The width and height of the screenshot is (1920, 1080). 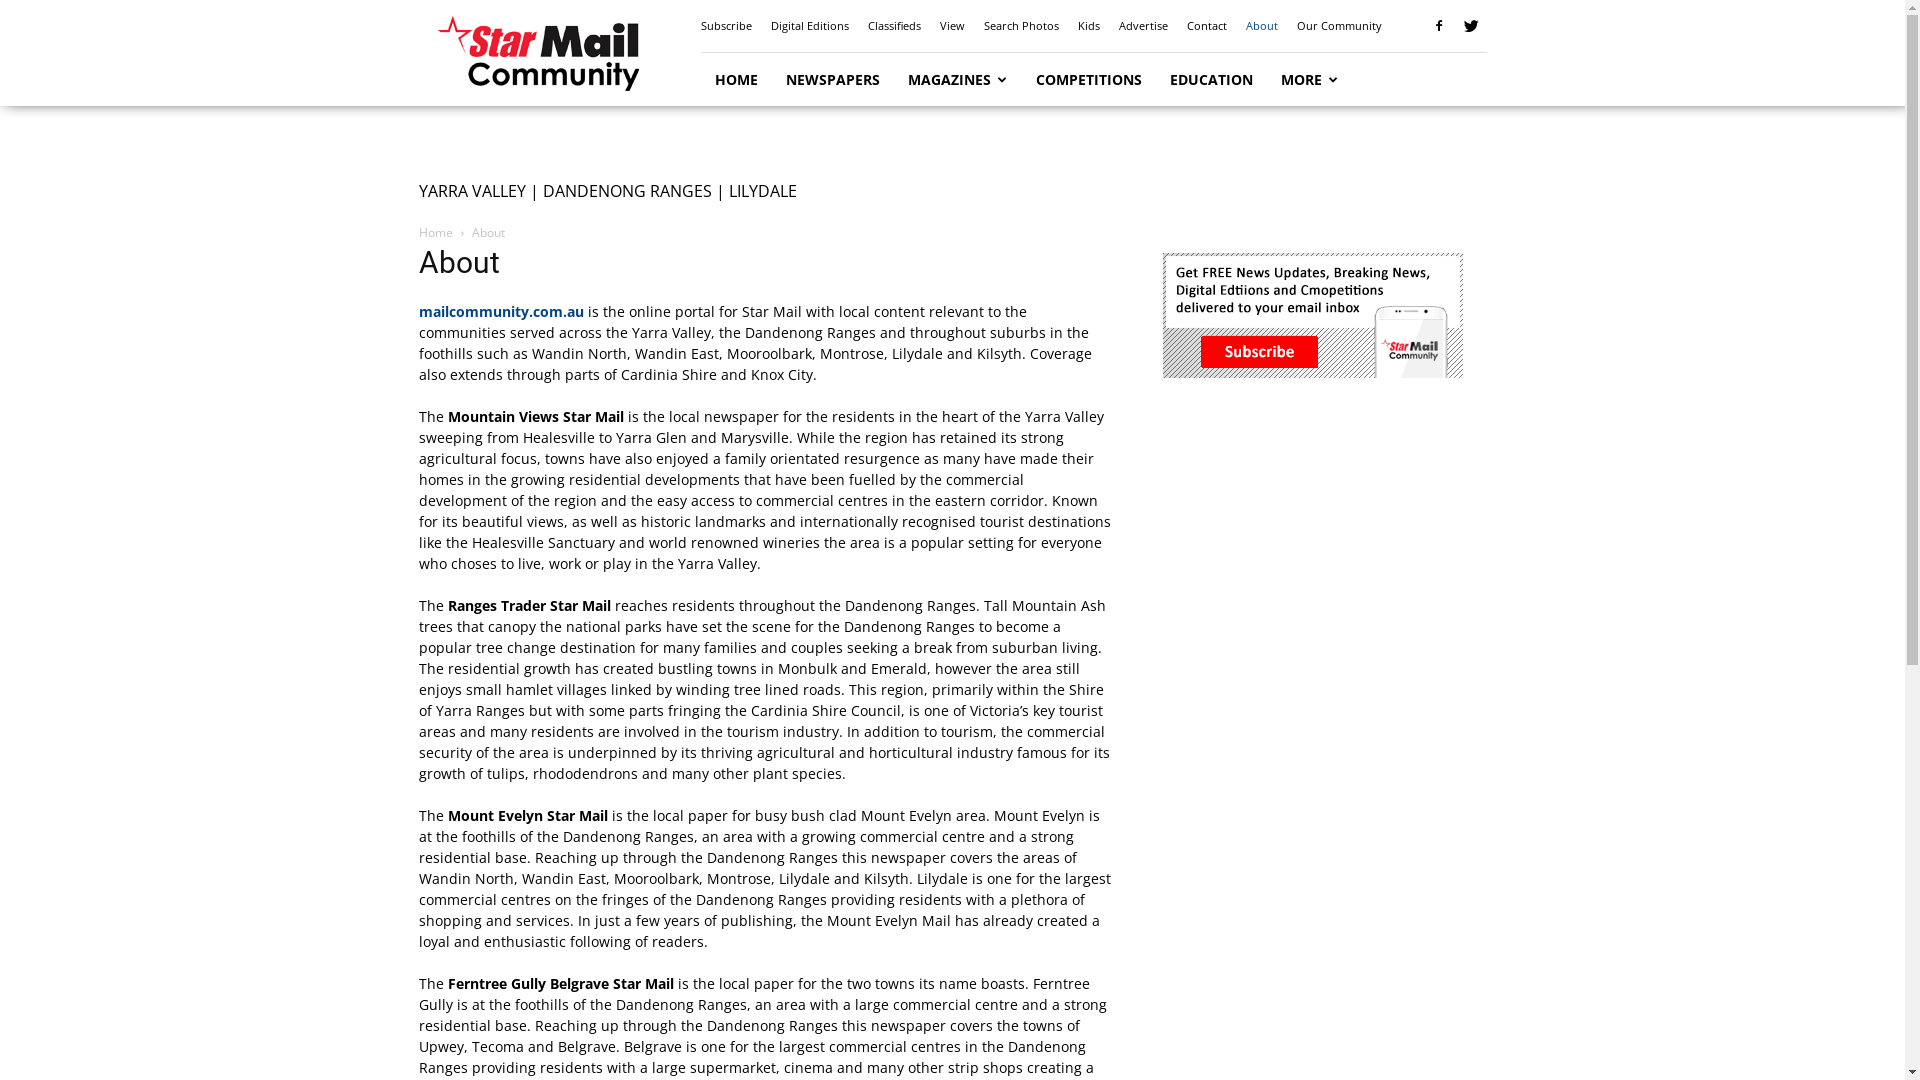 What do you see at coordinates (833, 78) in the screenshot?
I see `'NEWSPAPERS'` at bounding box center [833, 78].